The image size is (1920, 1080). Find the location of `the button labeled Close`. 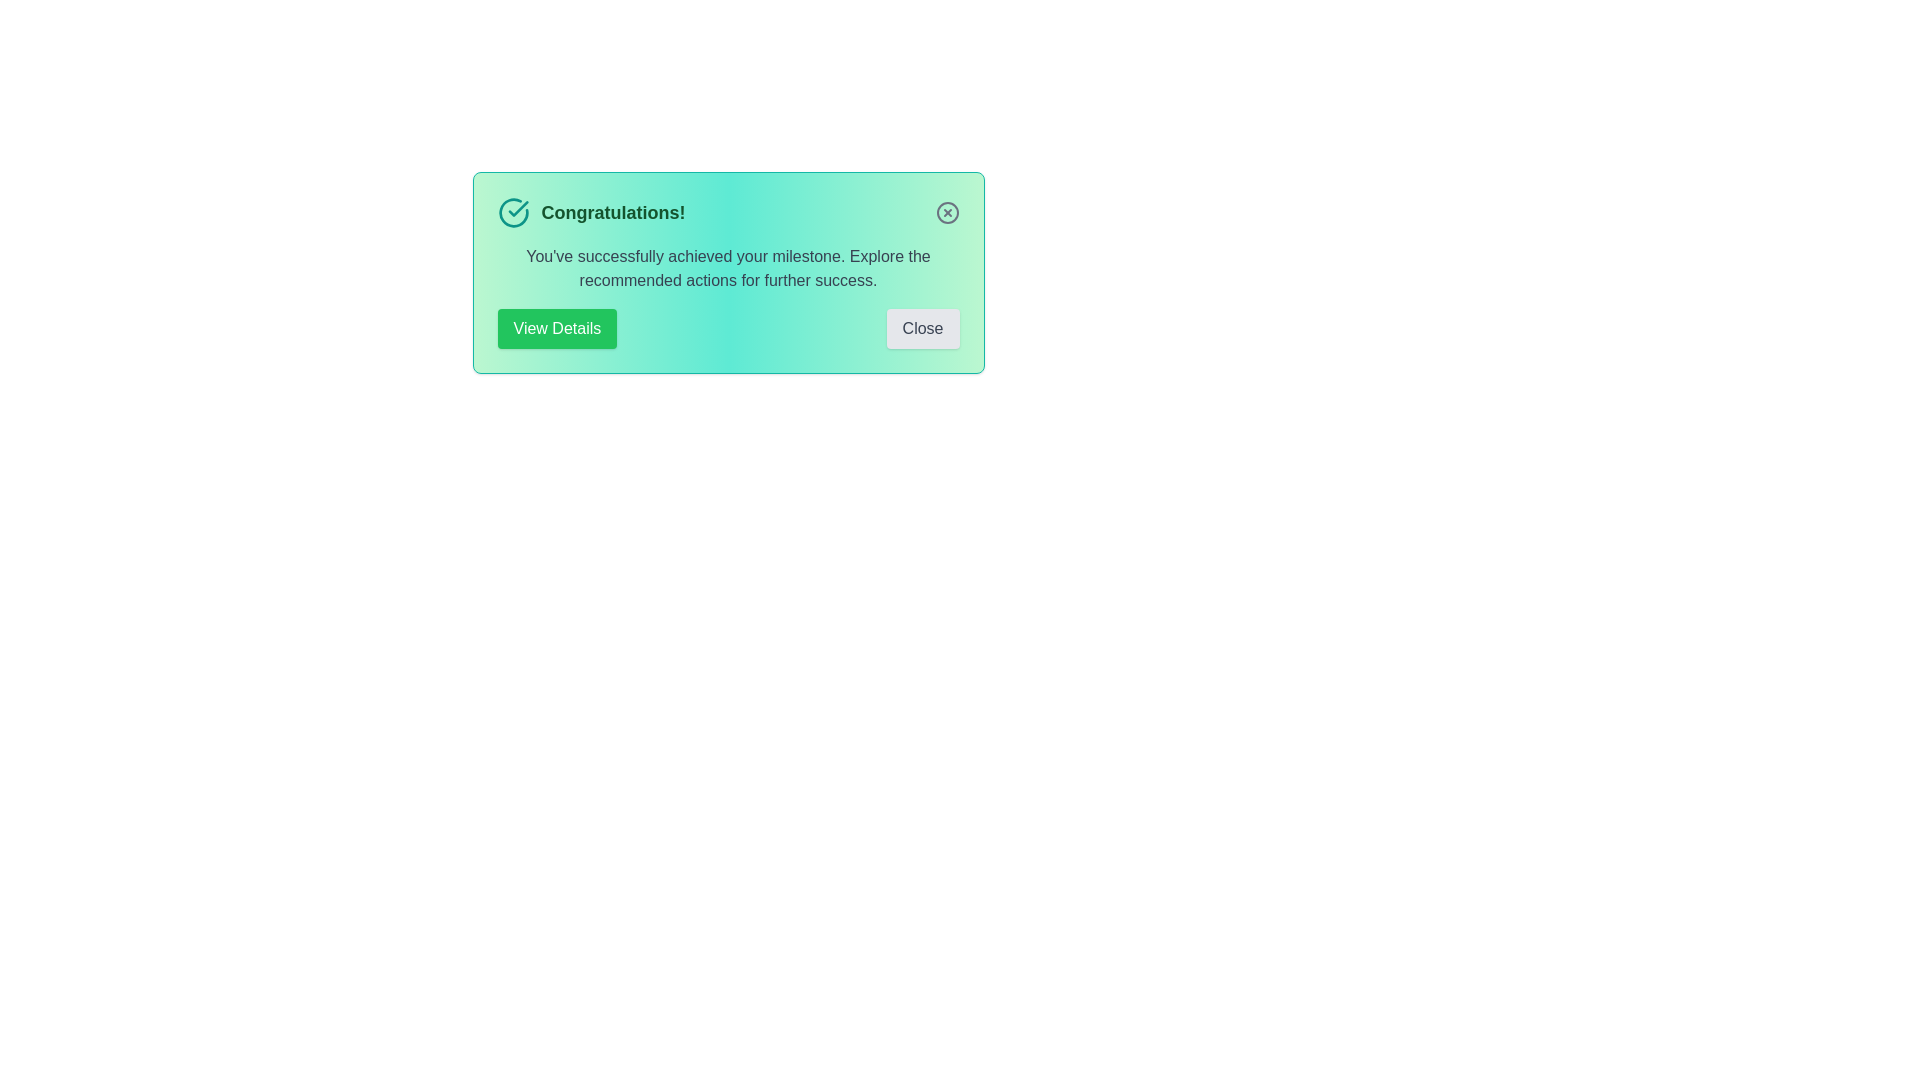

the button labeled Close is located at coordinates (922, 327).